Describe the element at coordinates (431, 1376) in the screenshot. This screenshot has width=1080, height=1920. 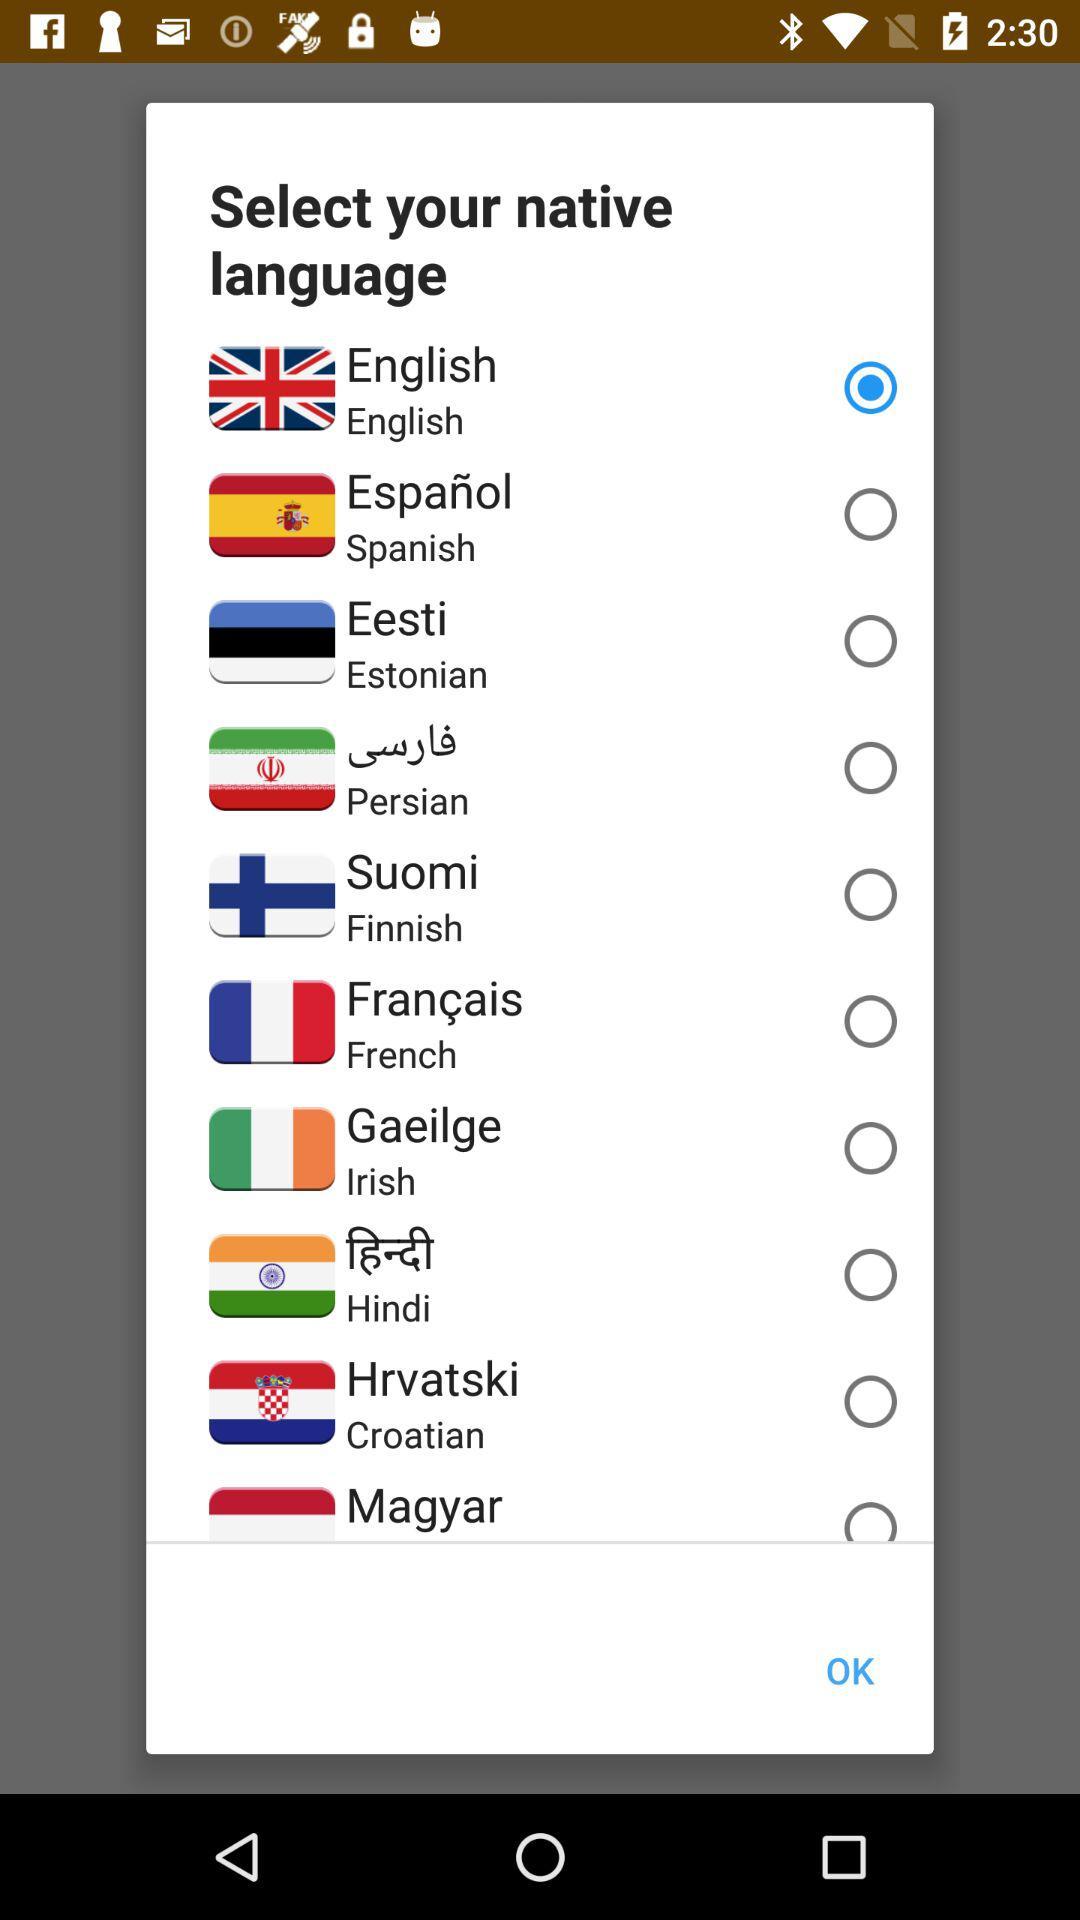
I see `item above croatian app` at that location.